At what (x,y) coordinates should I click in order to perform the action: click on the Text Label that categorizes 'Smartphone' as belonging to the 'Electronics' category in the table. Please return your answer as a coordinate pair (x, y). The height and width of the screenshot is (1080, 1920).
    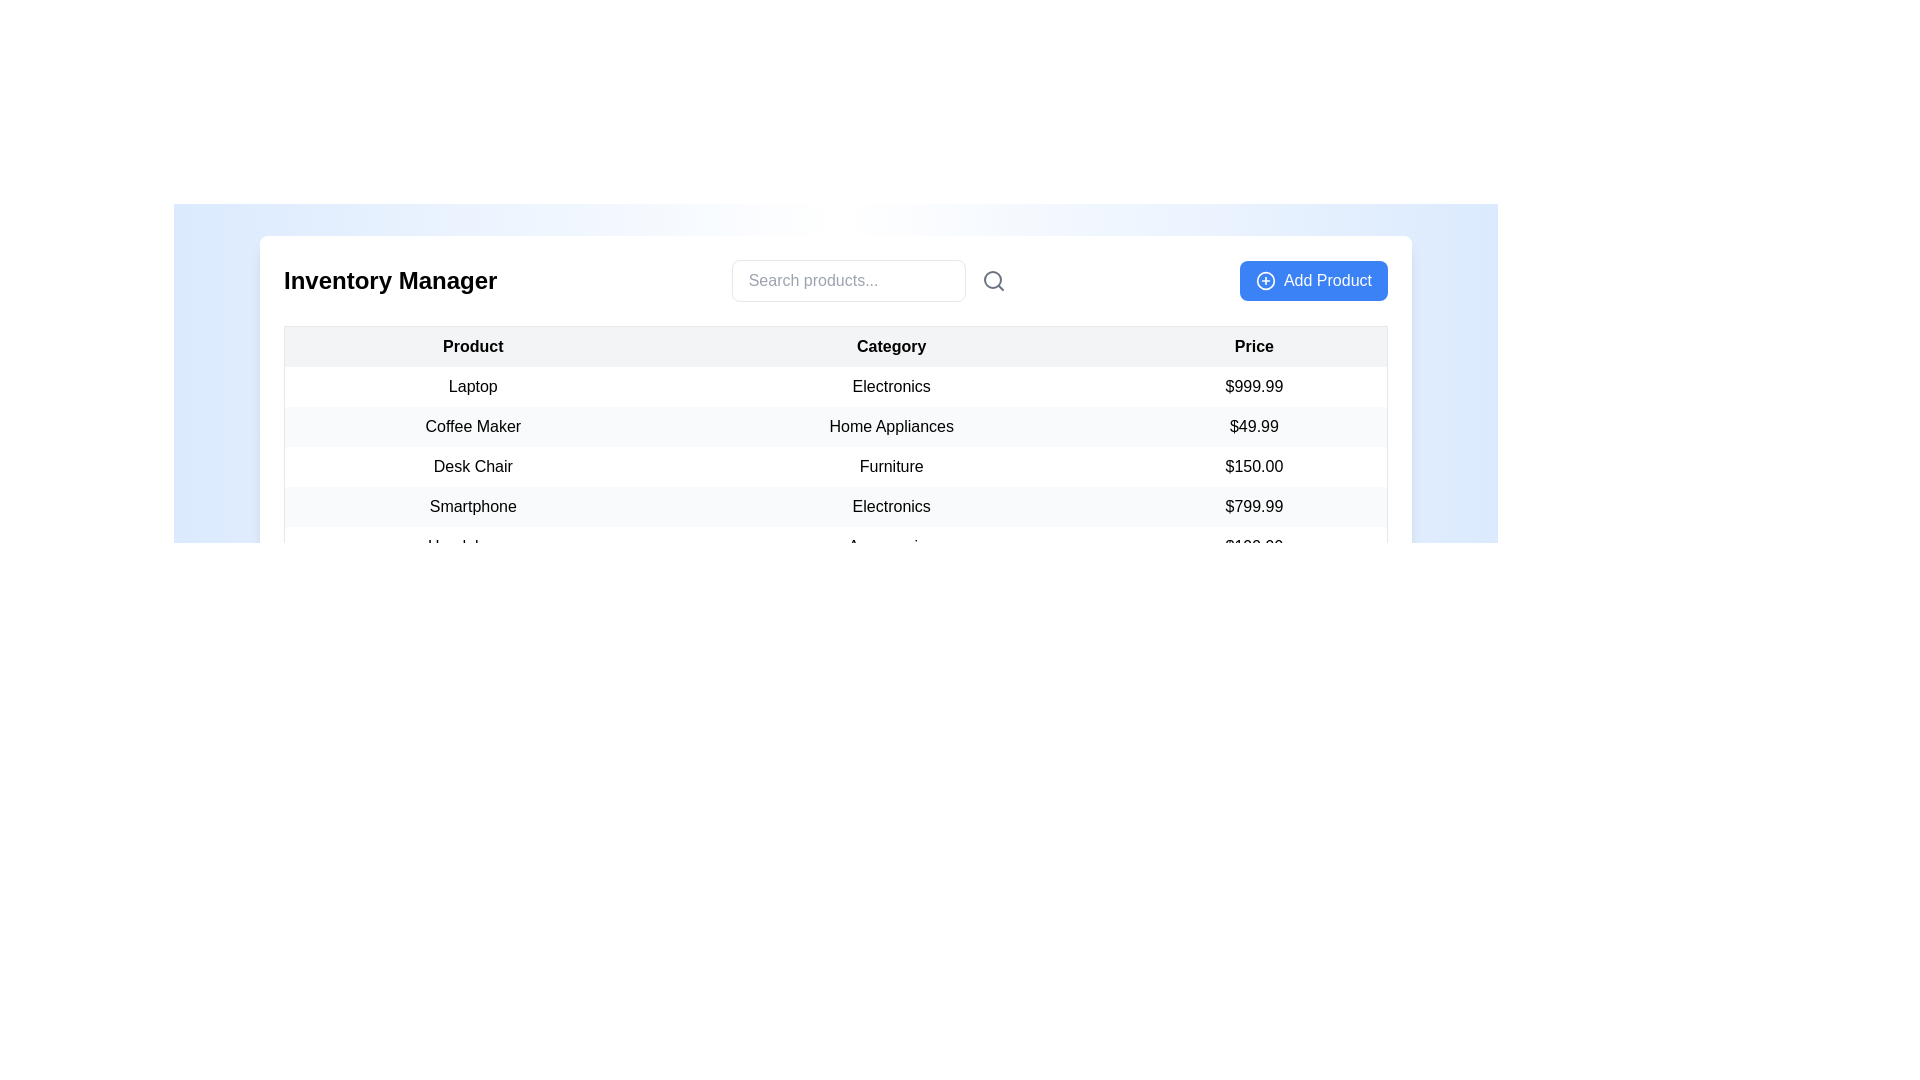
    Looking at the image, I should click on (890, 505).